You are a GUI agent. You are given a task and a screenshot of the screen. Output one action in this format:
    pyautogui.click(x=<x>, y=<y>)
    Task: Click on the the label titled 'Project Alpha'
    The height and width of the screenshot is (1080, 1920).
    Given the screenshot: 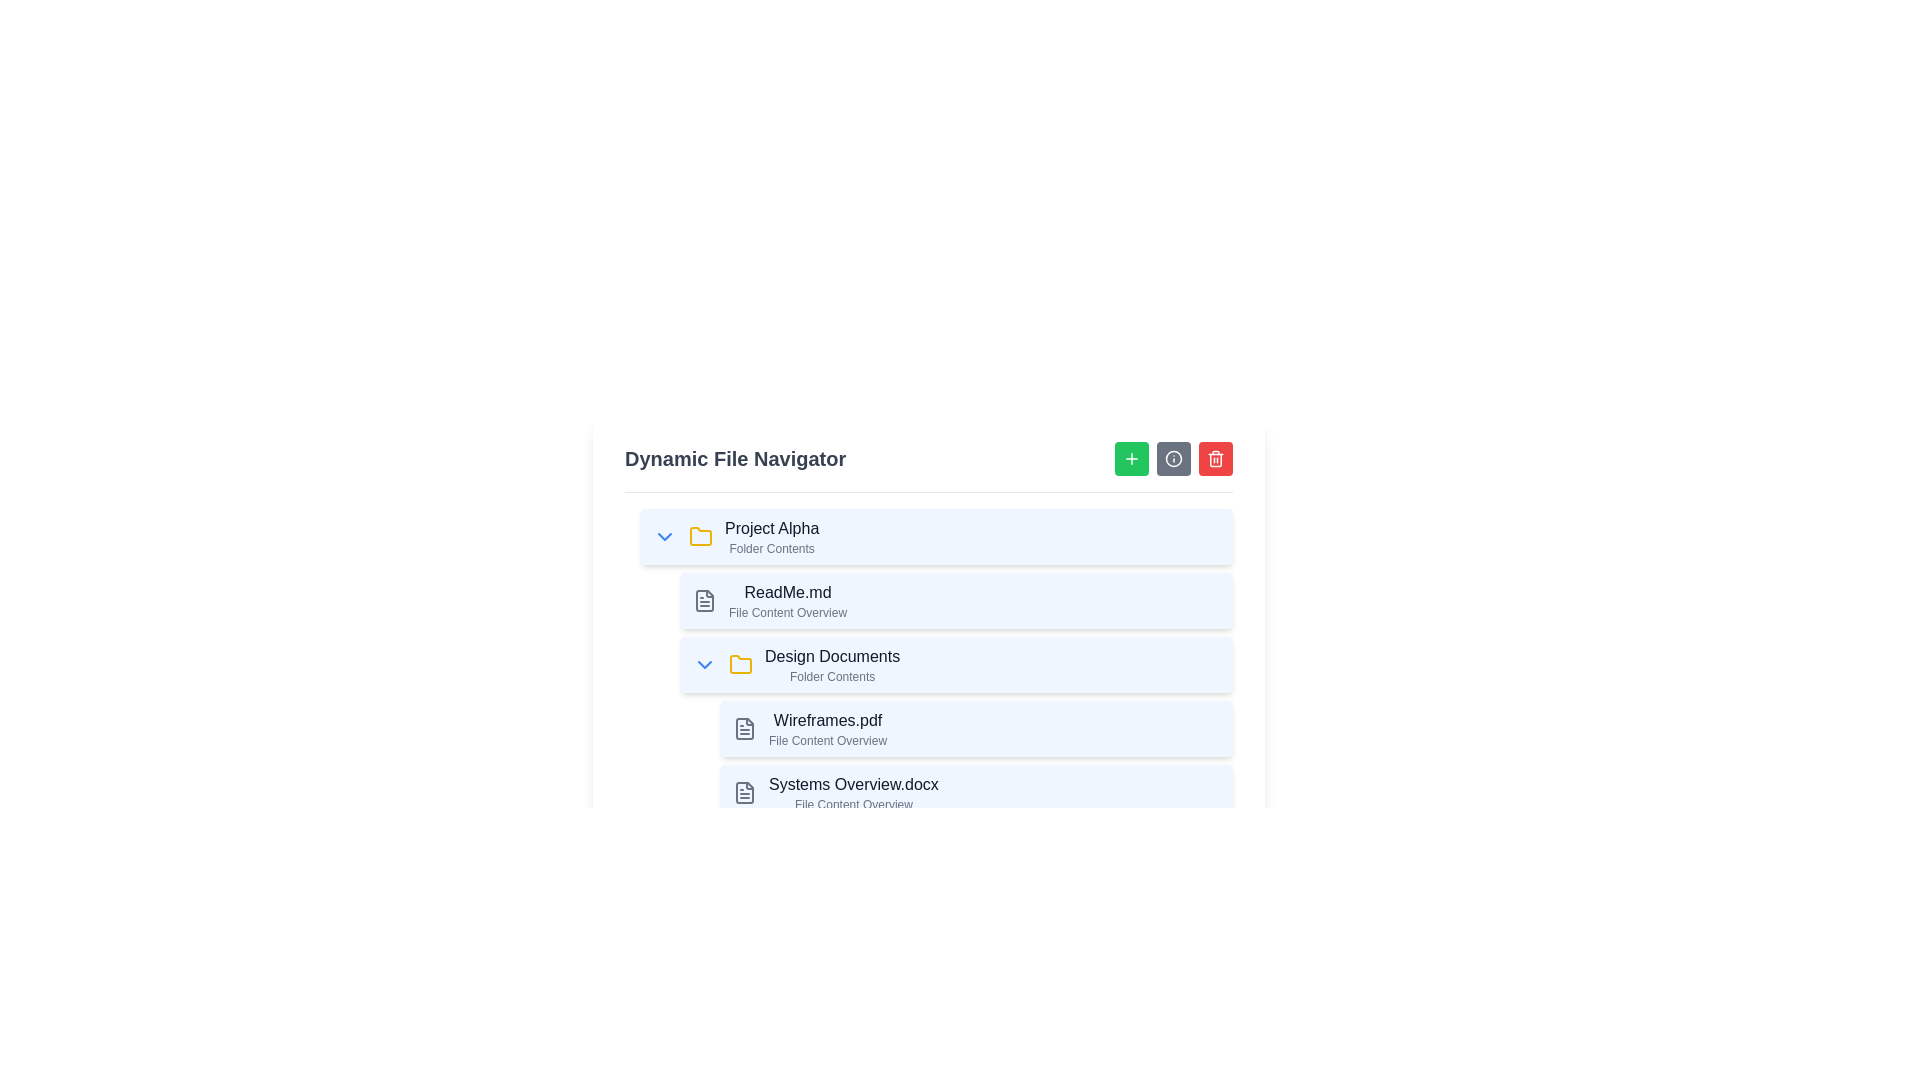 What is the action you would take?
    pyautogui.click(x=771, y=527)
    